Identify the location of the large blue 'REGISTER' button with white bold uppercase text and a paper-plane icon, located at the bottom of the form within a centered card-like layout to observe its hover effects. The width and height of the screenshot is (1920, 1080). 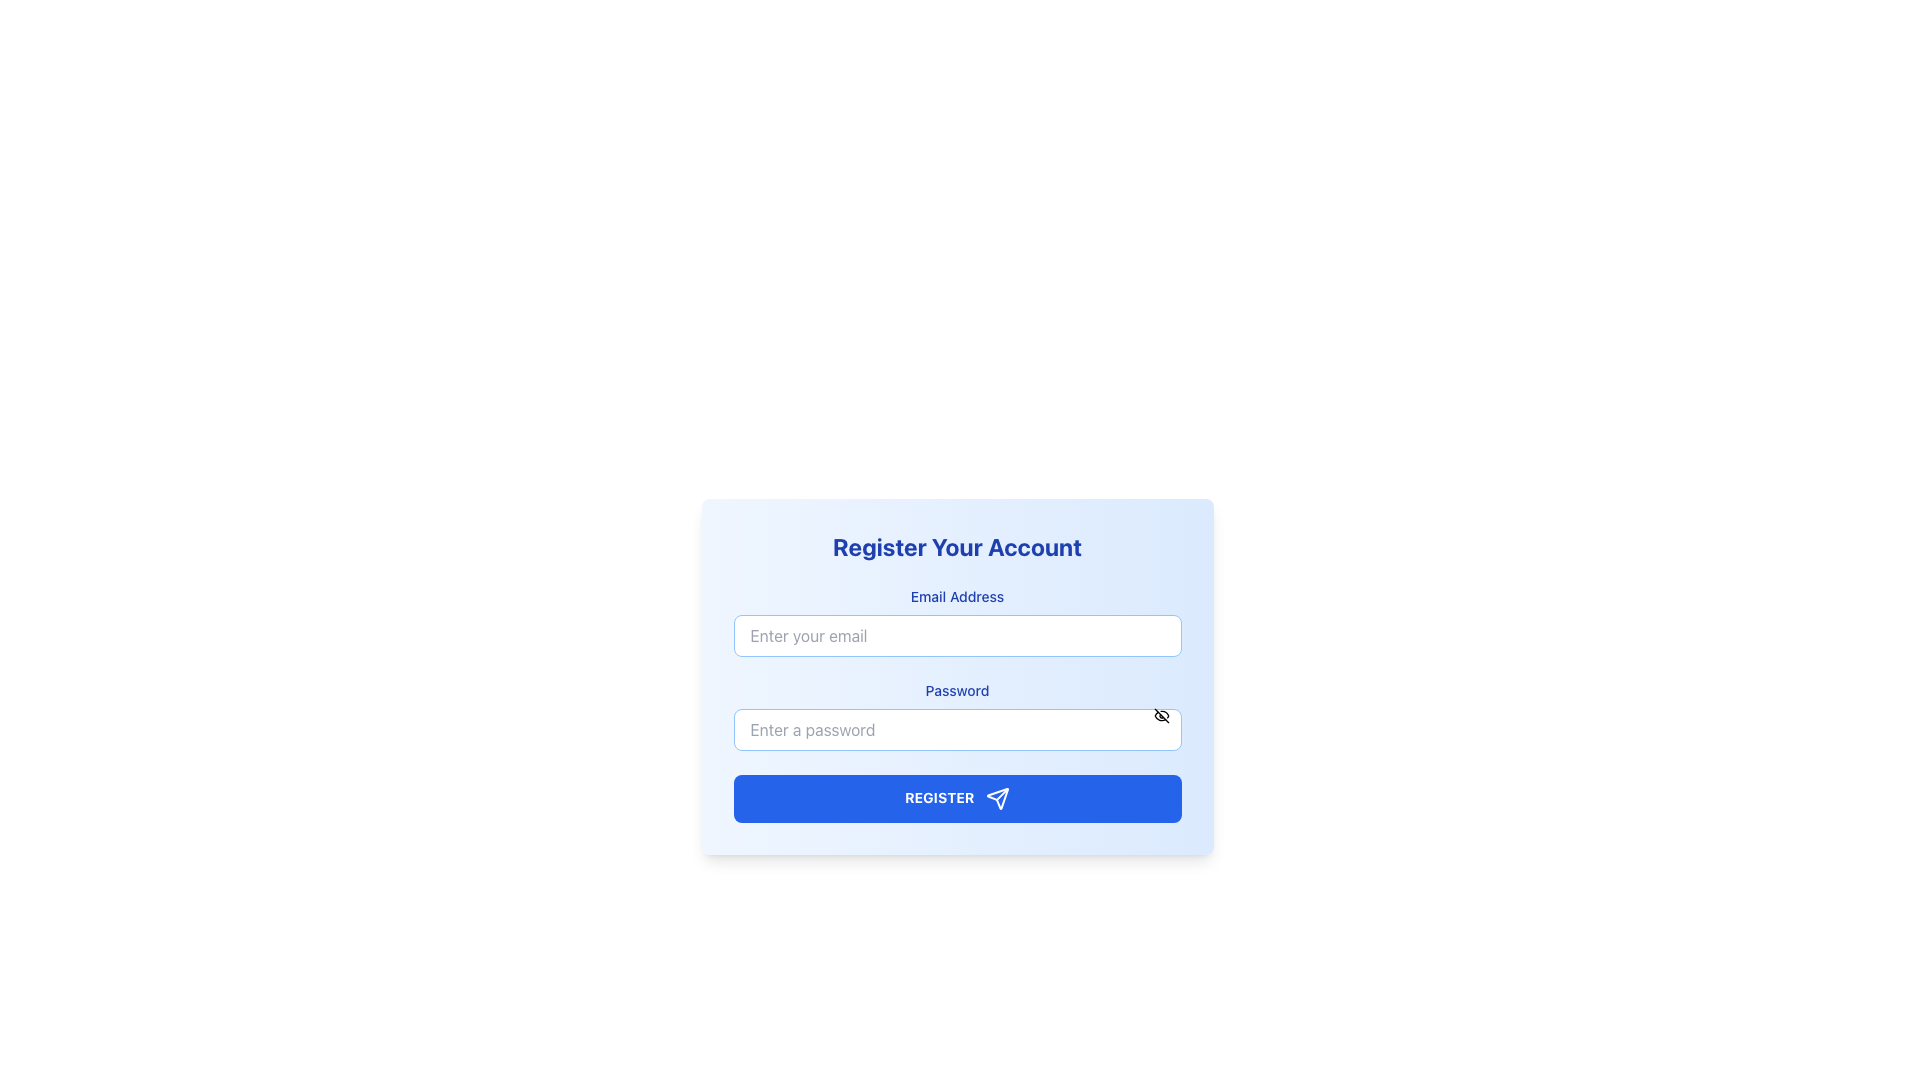
(956, 797).